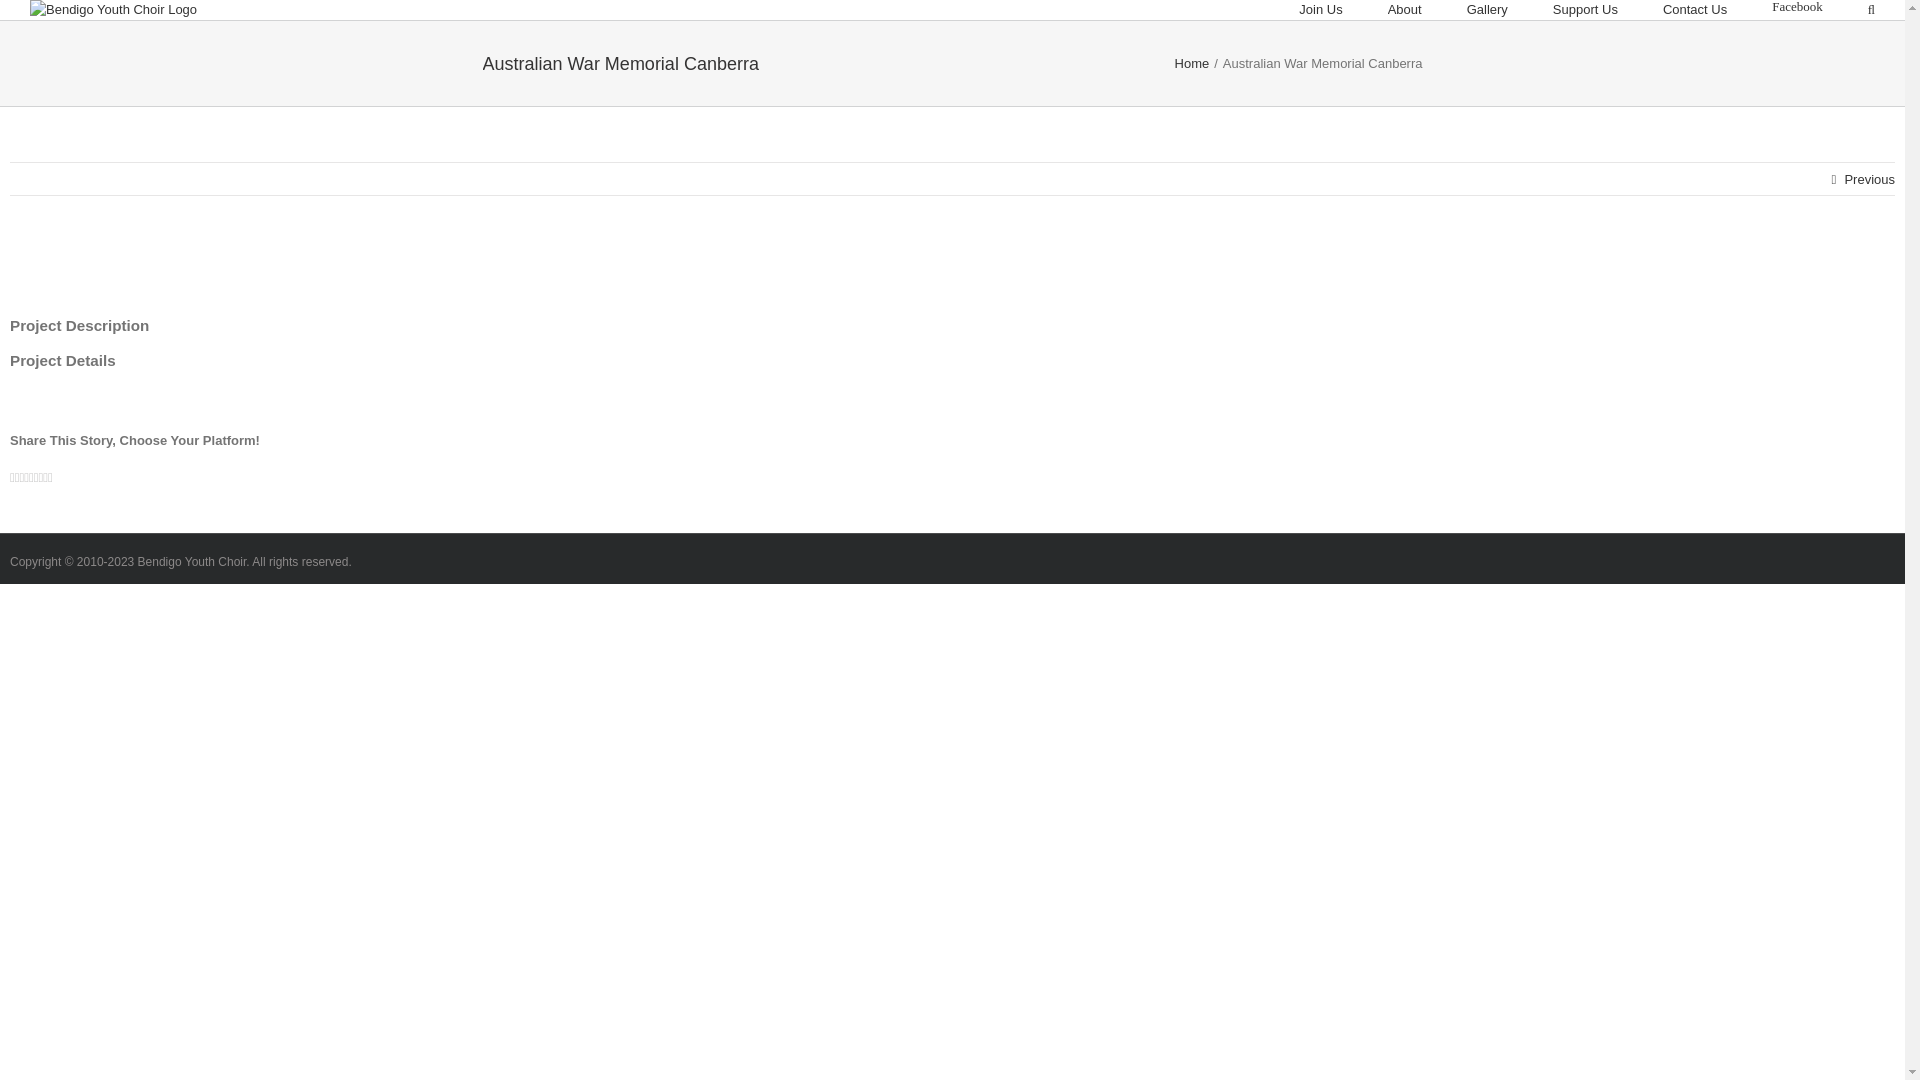 Image resolution: width=1920 pixels, height=1080 pixels. Describe the element at coordinates (50, 477) in the screenshot. I see `'Email'` at that location.